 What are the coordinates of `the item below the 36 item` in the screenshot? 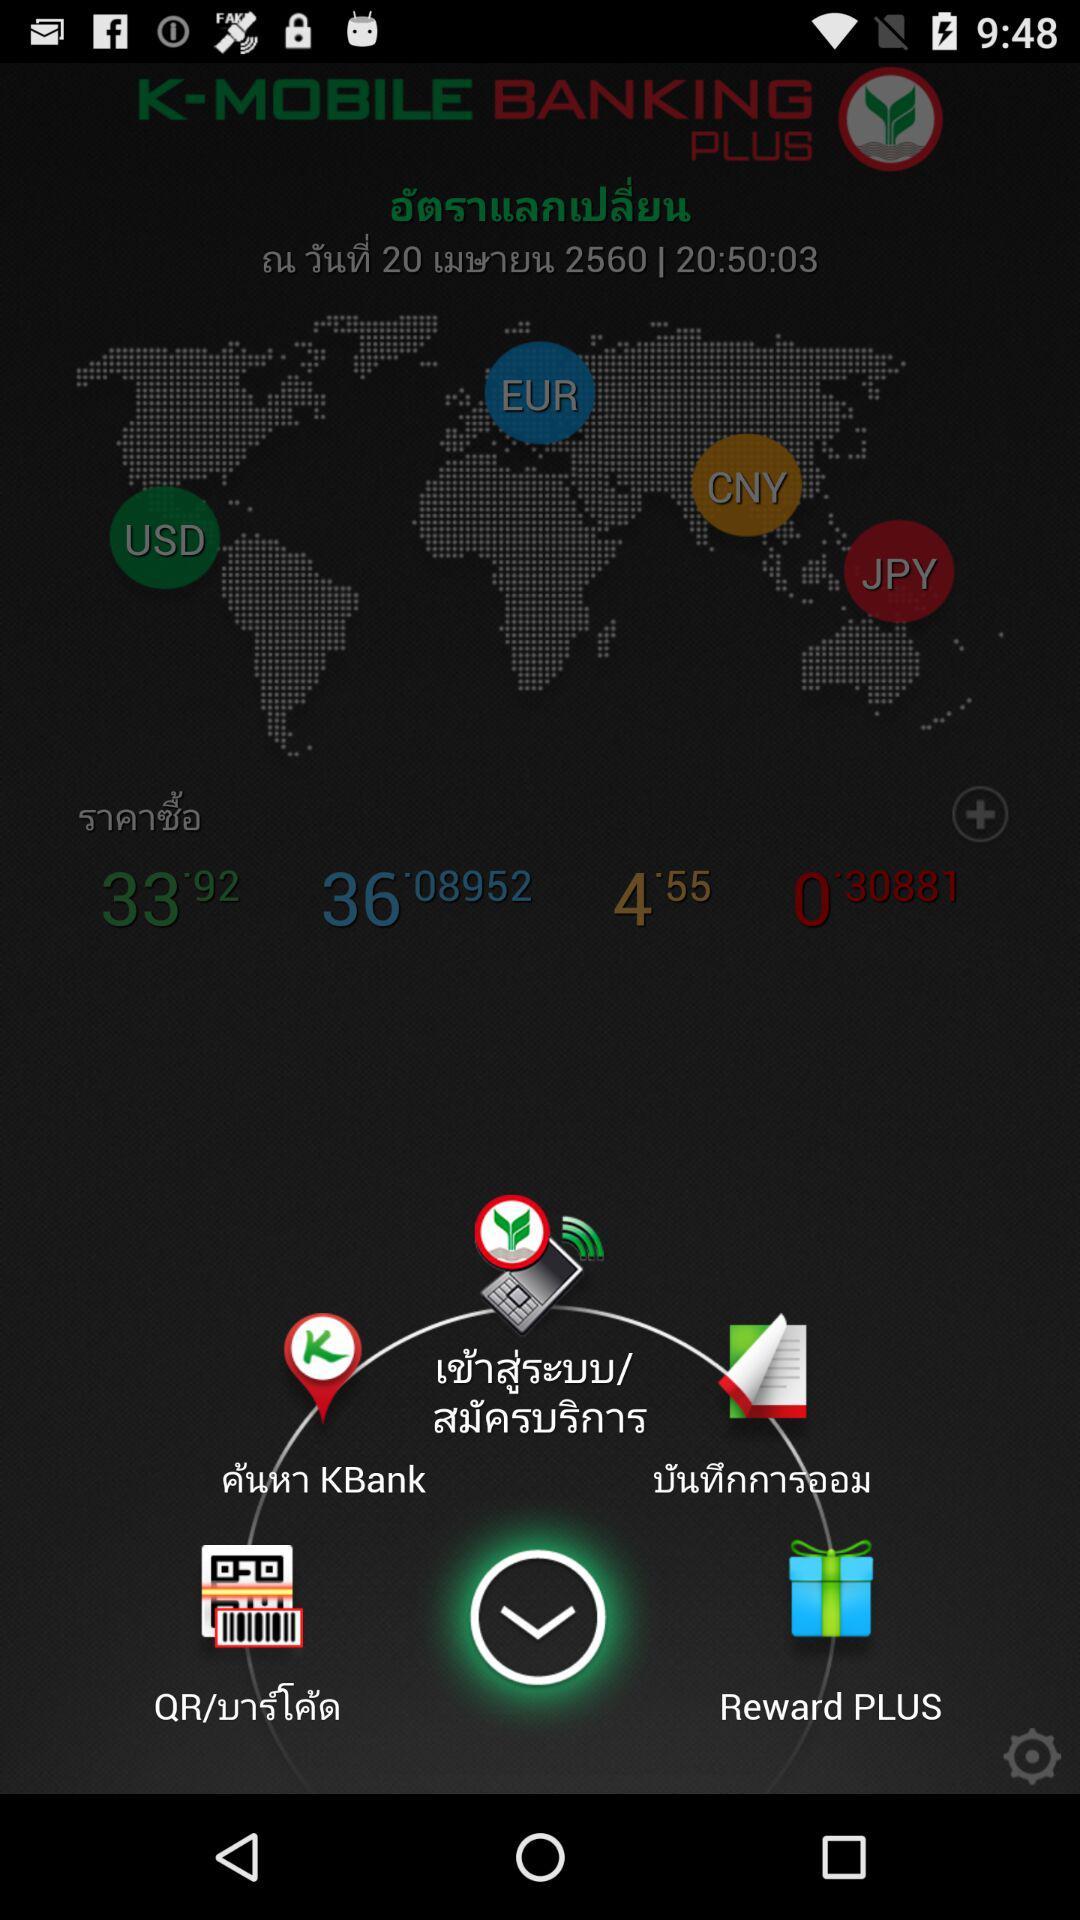 It's located at (538, 1319).